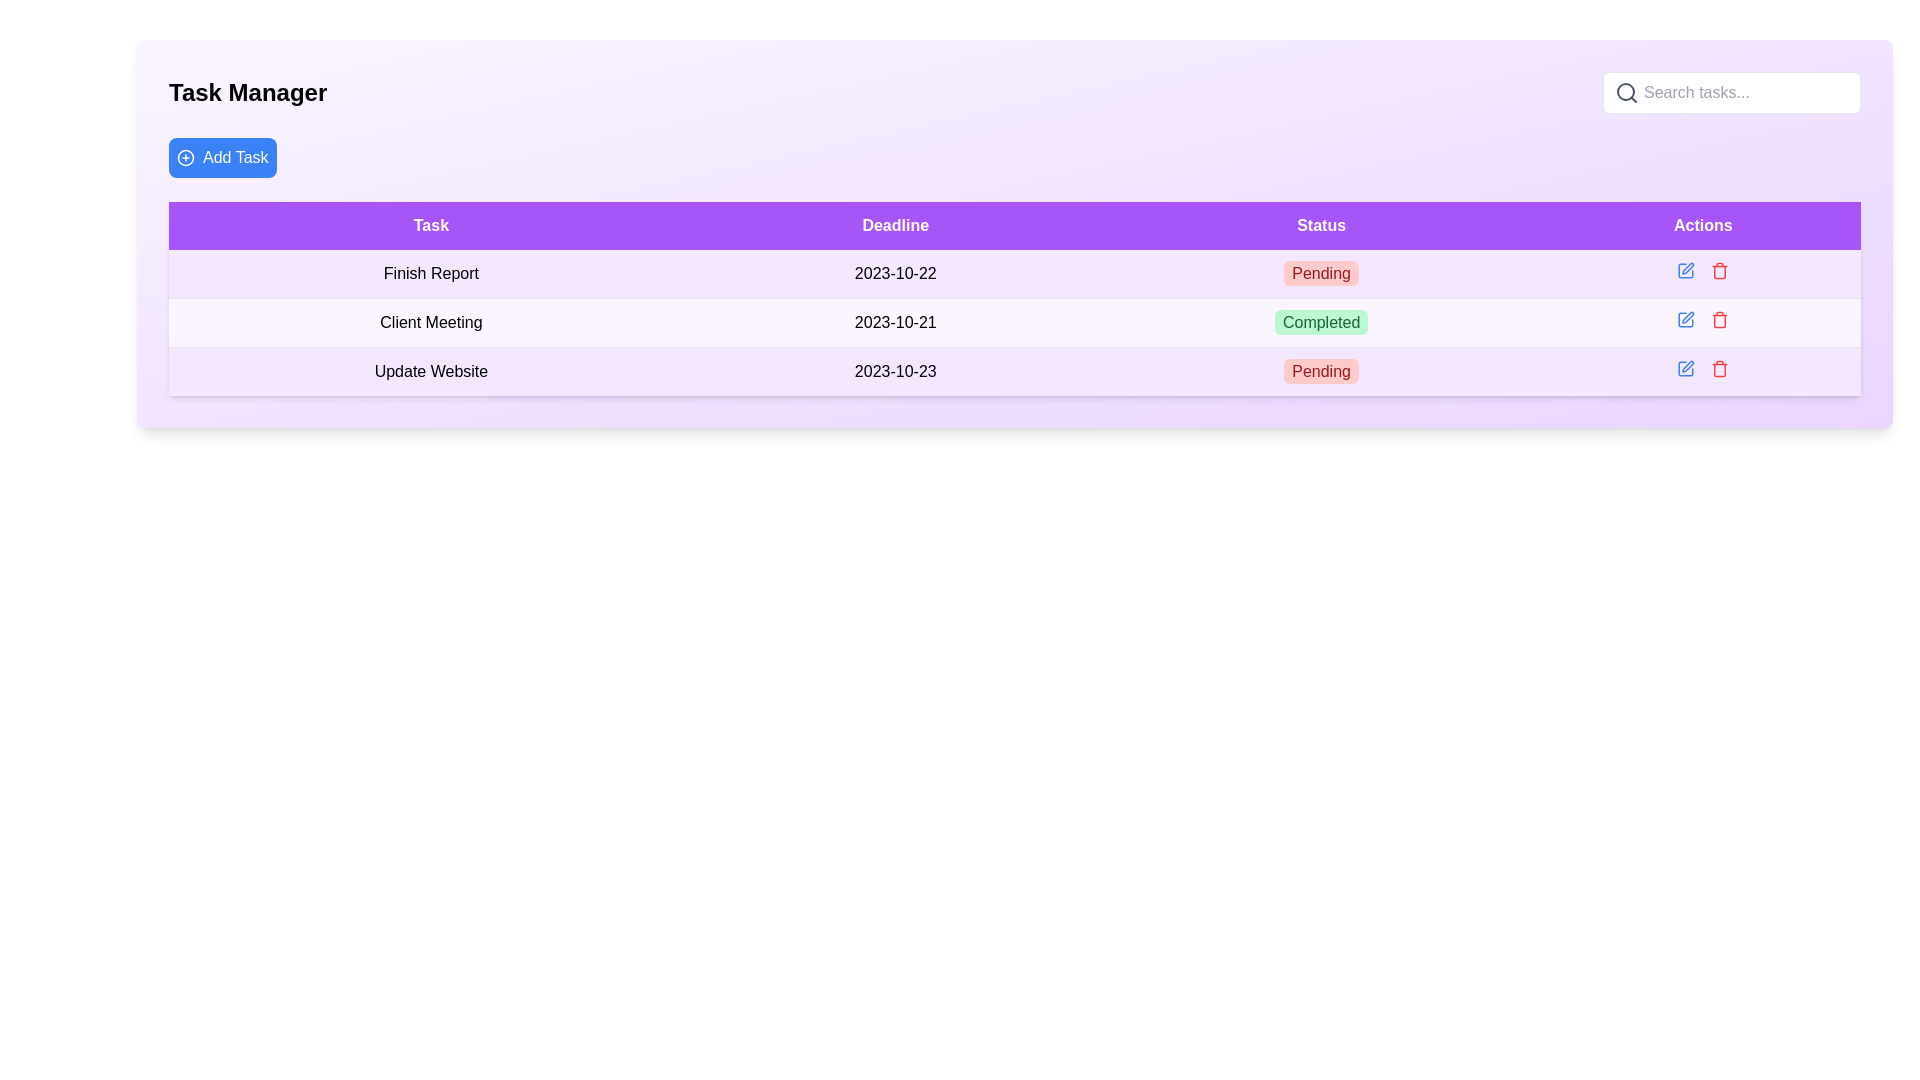  I want to click on the first clickable icon (edit button) under the 'Actions' column to initiate edit mode for the last task on the list, so click(1685, 369).